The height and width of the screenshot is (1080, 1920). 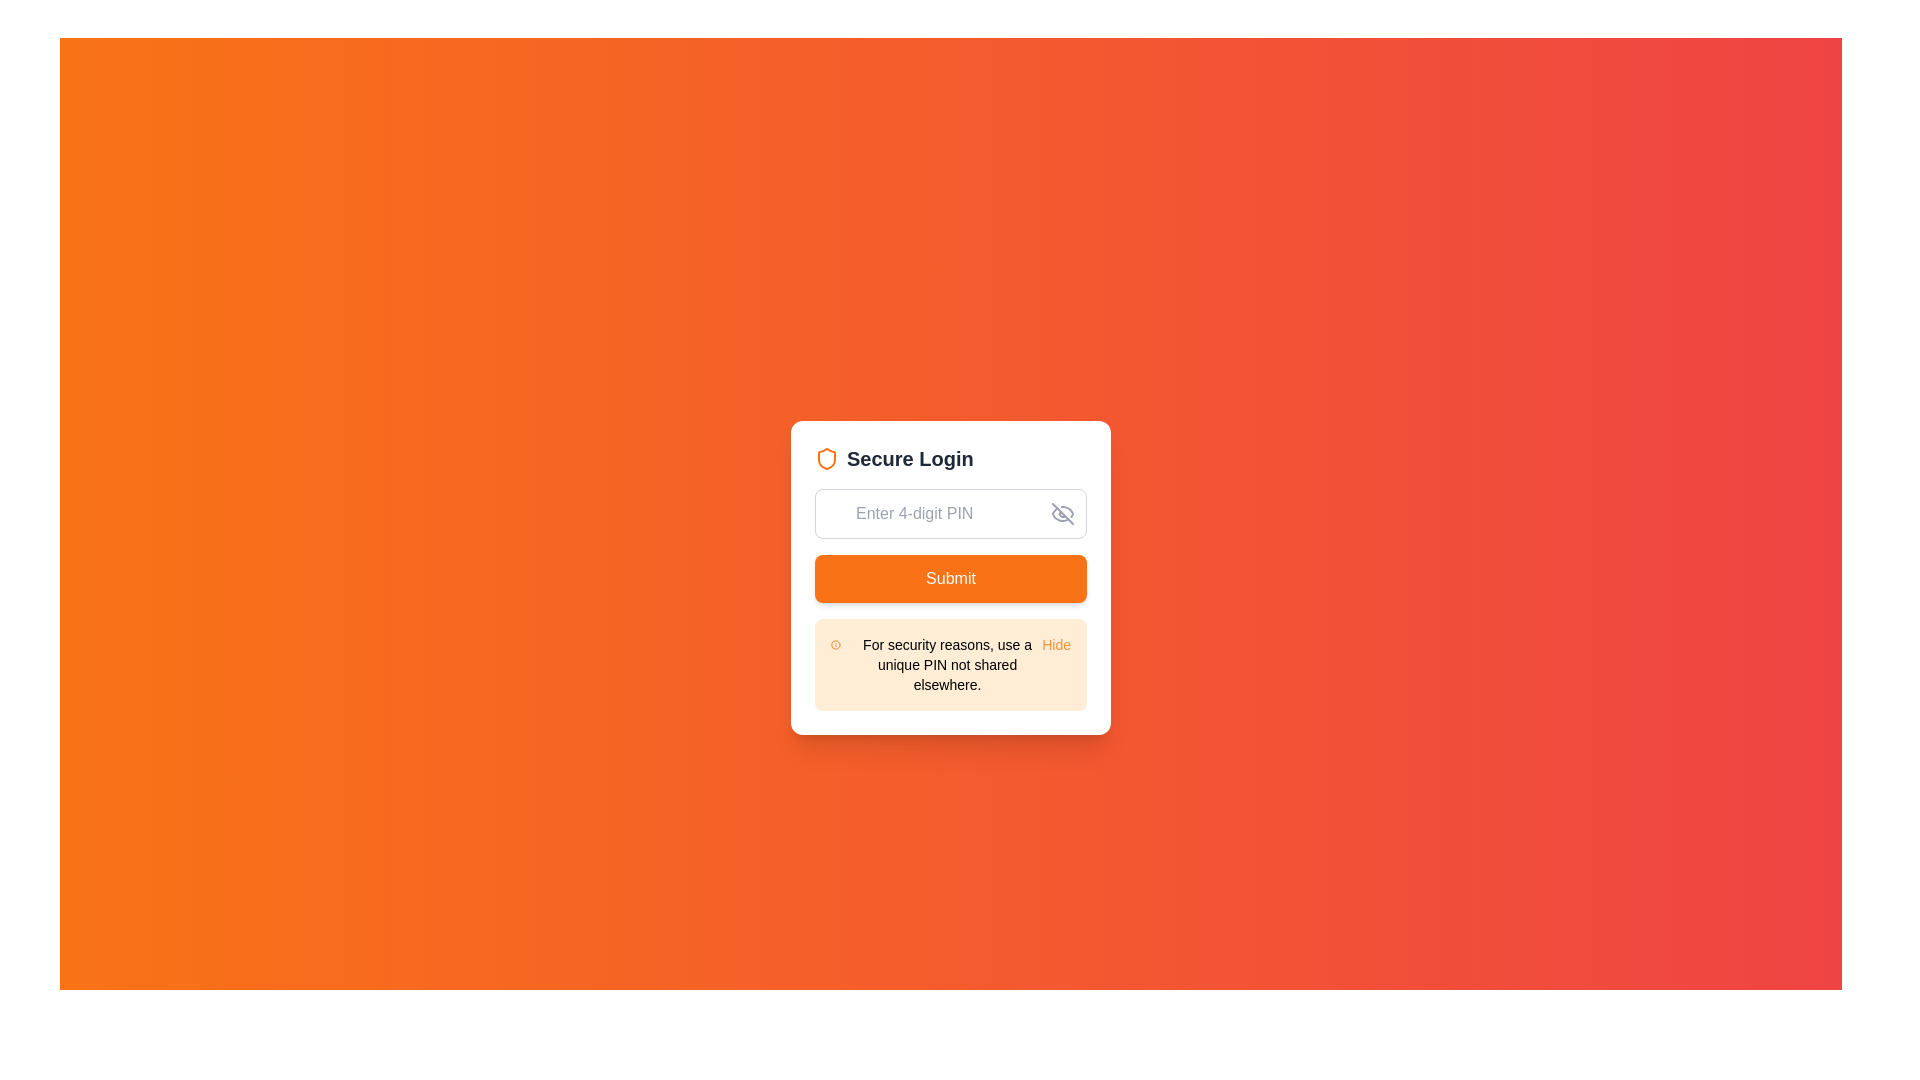 What do you see at coordinates (1055, 644) in the screenshot?
I see `the hyperlink text located in the bottom-right segment of the notification box` at bounding box center [1055, 644].